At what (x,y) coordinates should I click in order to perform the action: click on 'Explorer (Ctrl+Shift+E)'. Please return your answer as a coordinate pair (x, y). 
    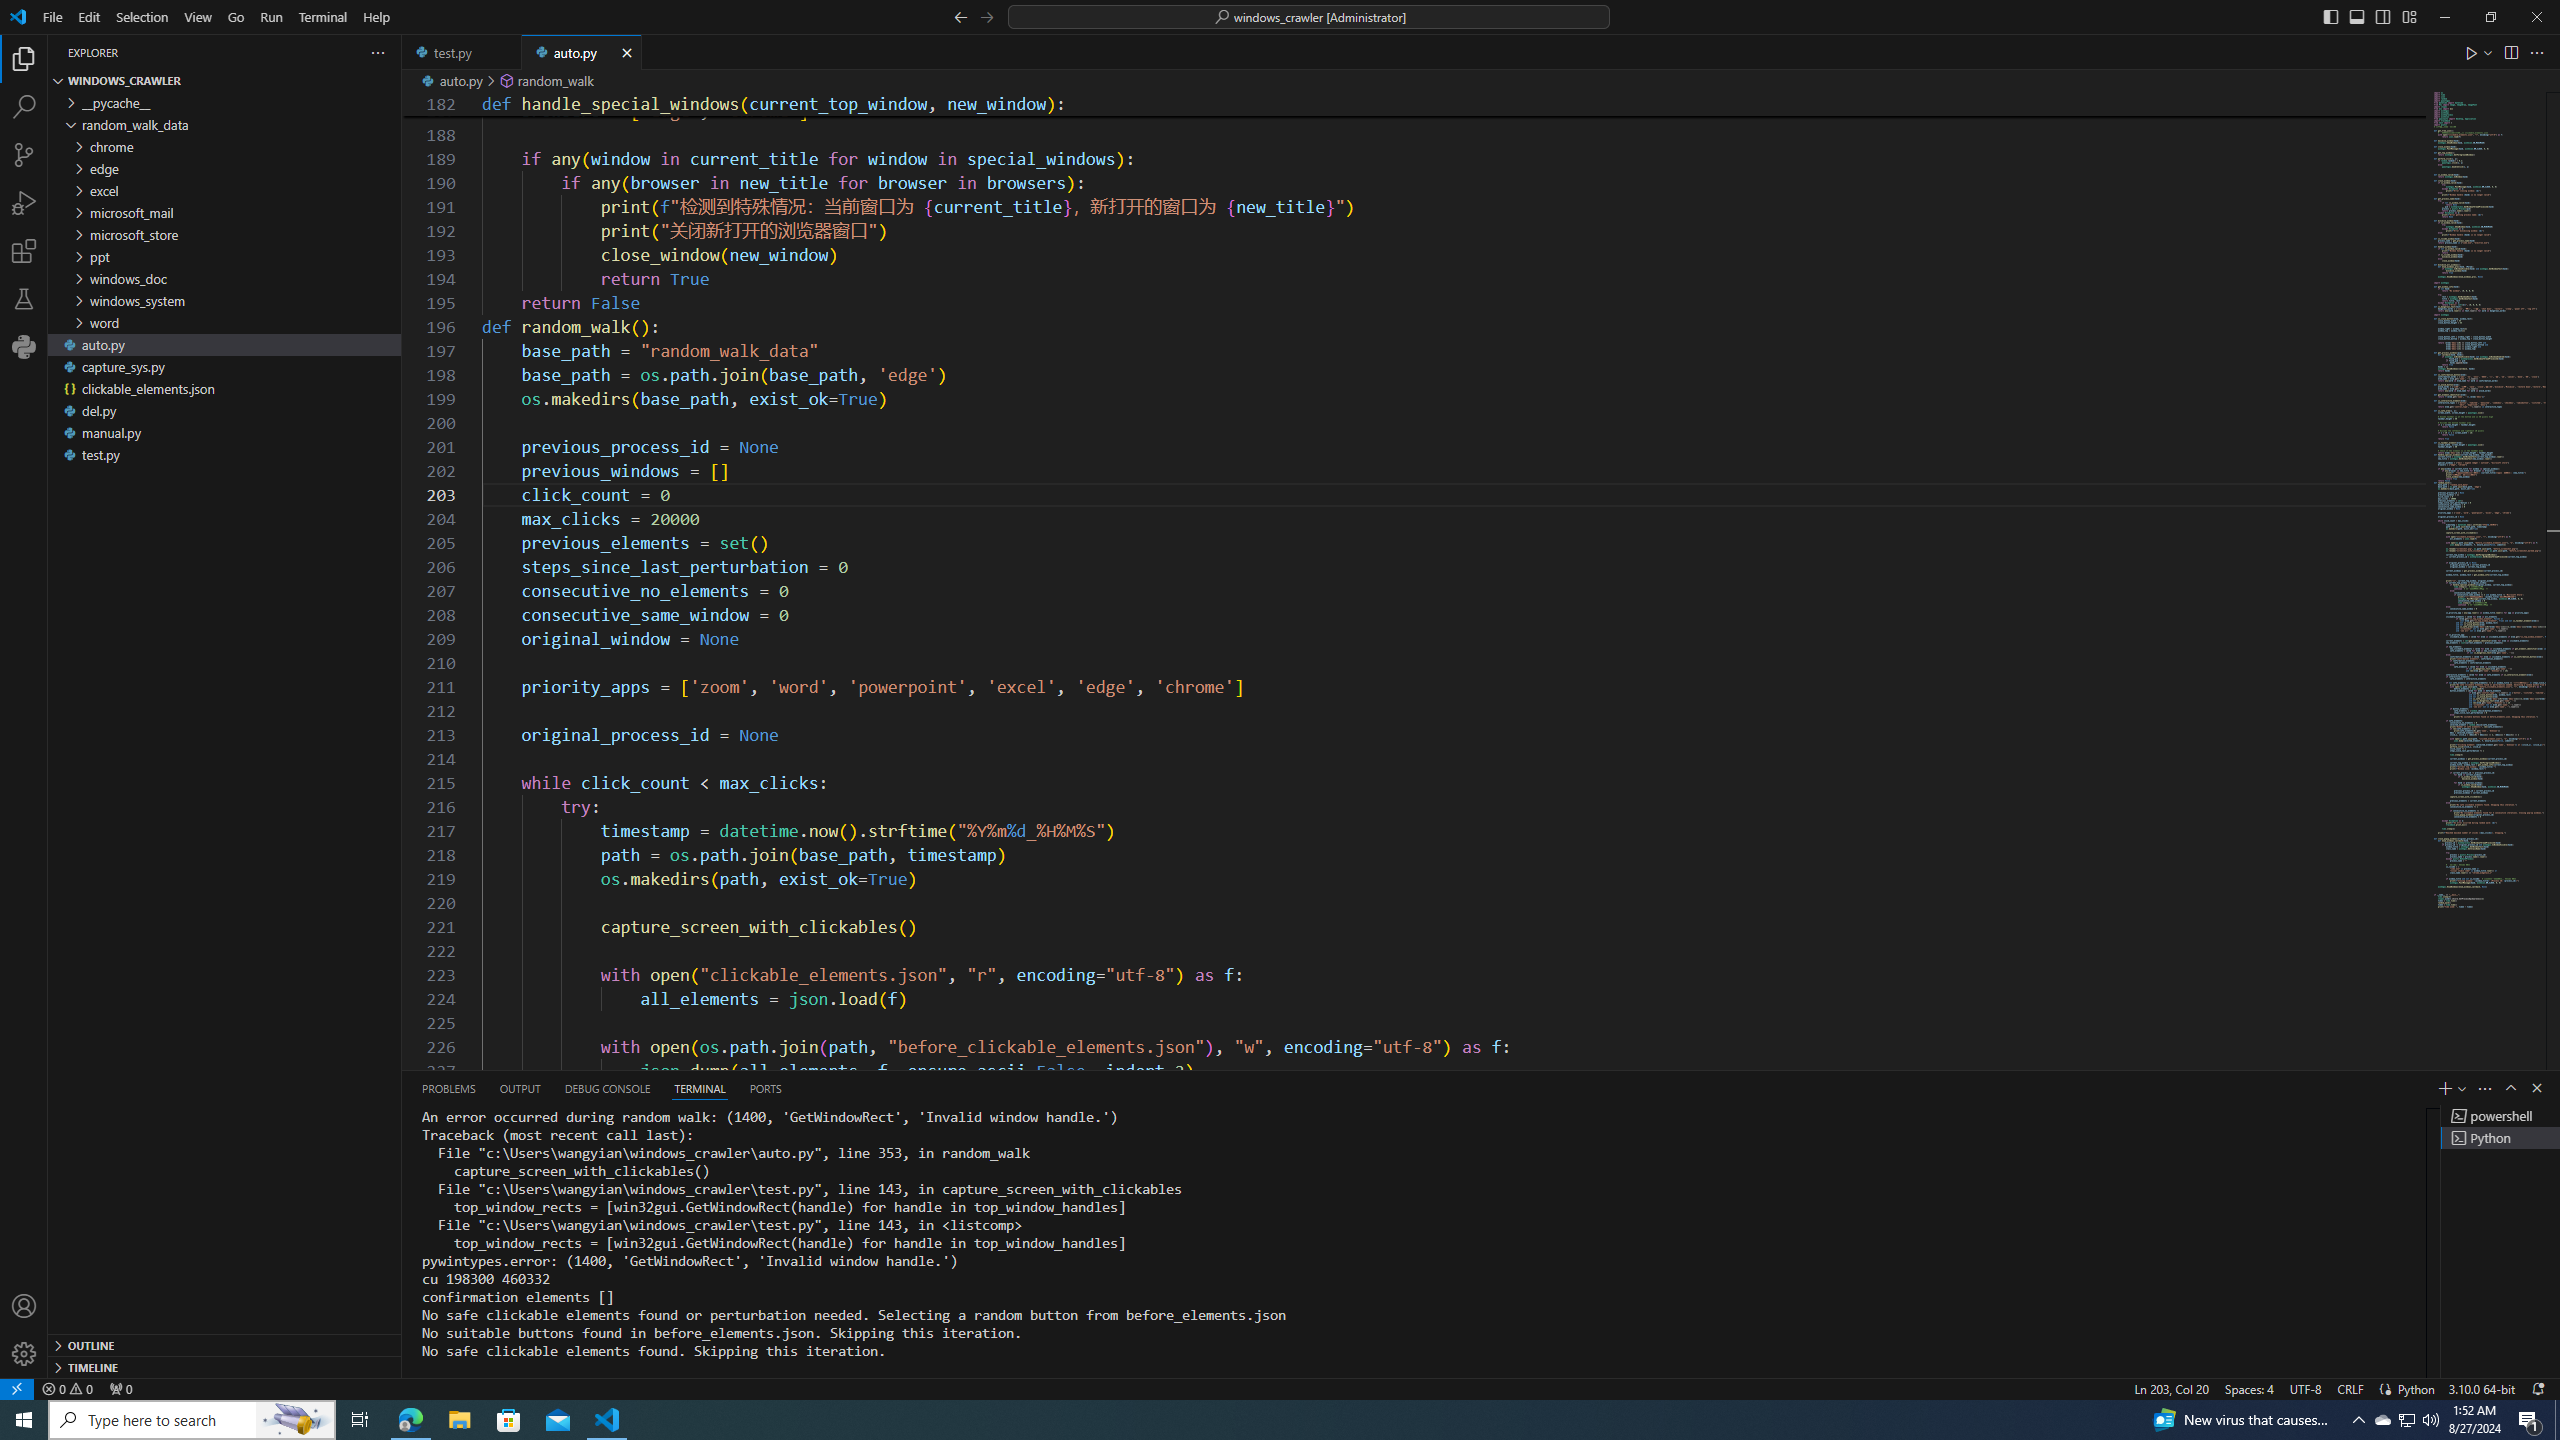
    Looking at the image, I should click on (24, 58).